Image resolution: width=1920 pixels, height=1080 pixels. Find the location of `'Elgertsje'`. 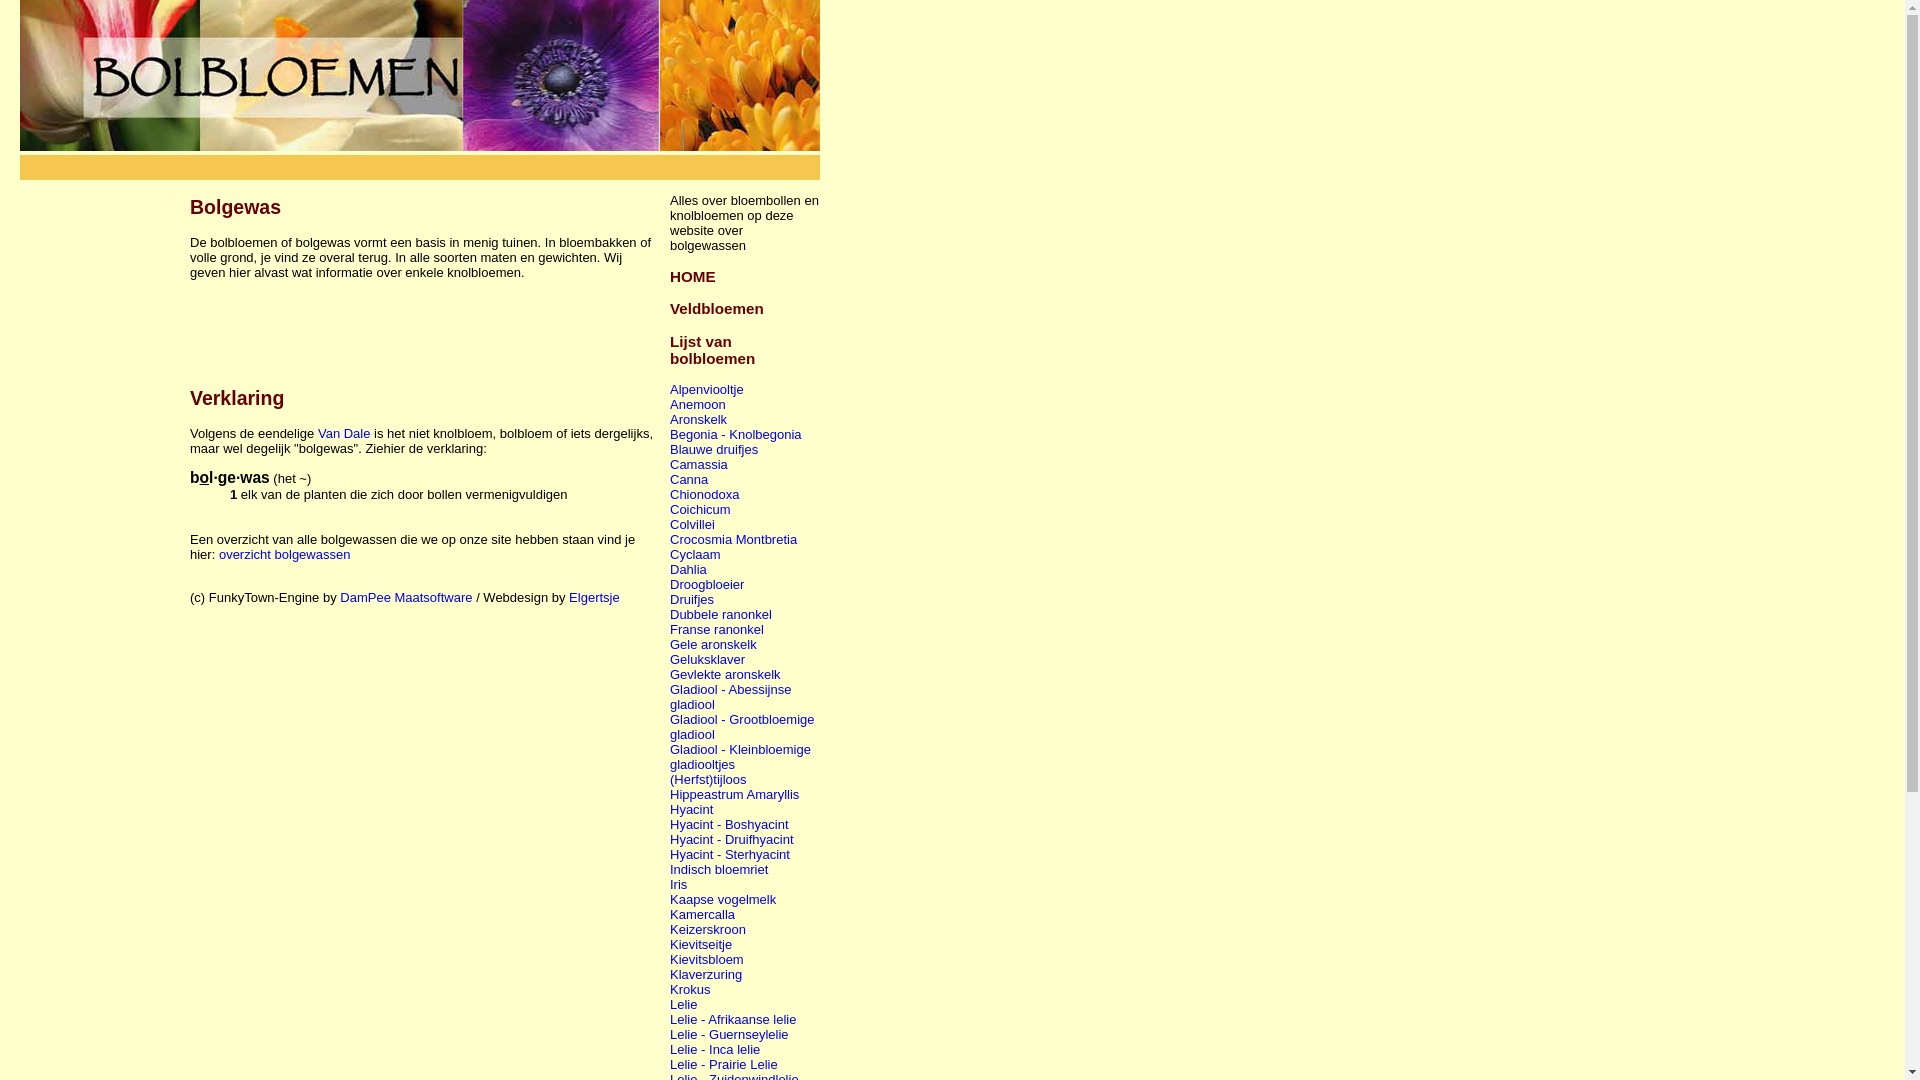

'Elgertsje' is located at coordinates (568, 596).